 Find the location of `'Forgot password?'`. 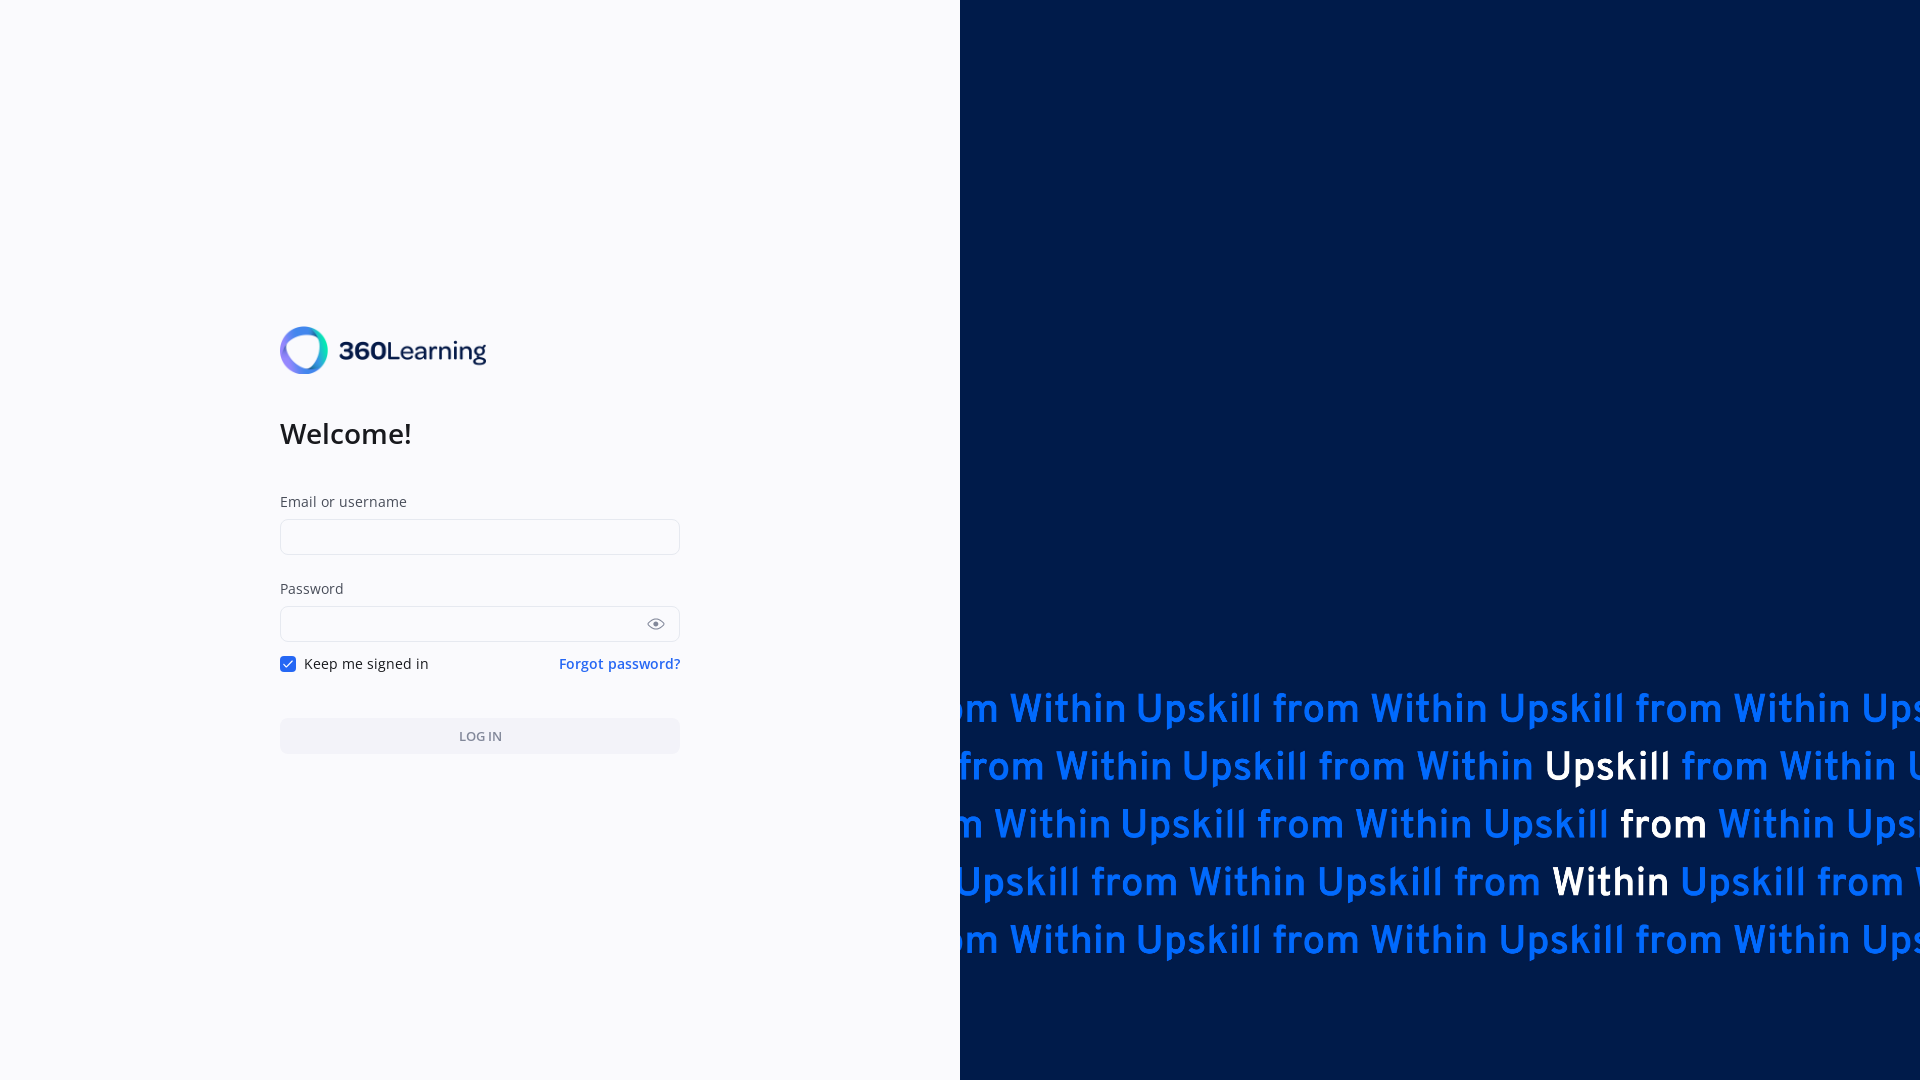

'Forgot password?' is located at coordinates (558, 663).